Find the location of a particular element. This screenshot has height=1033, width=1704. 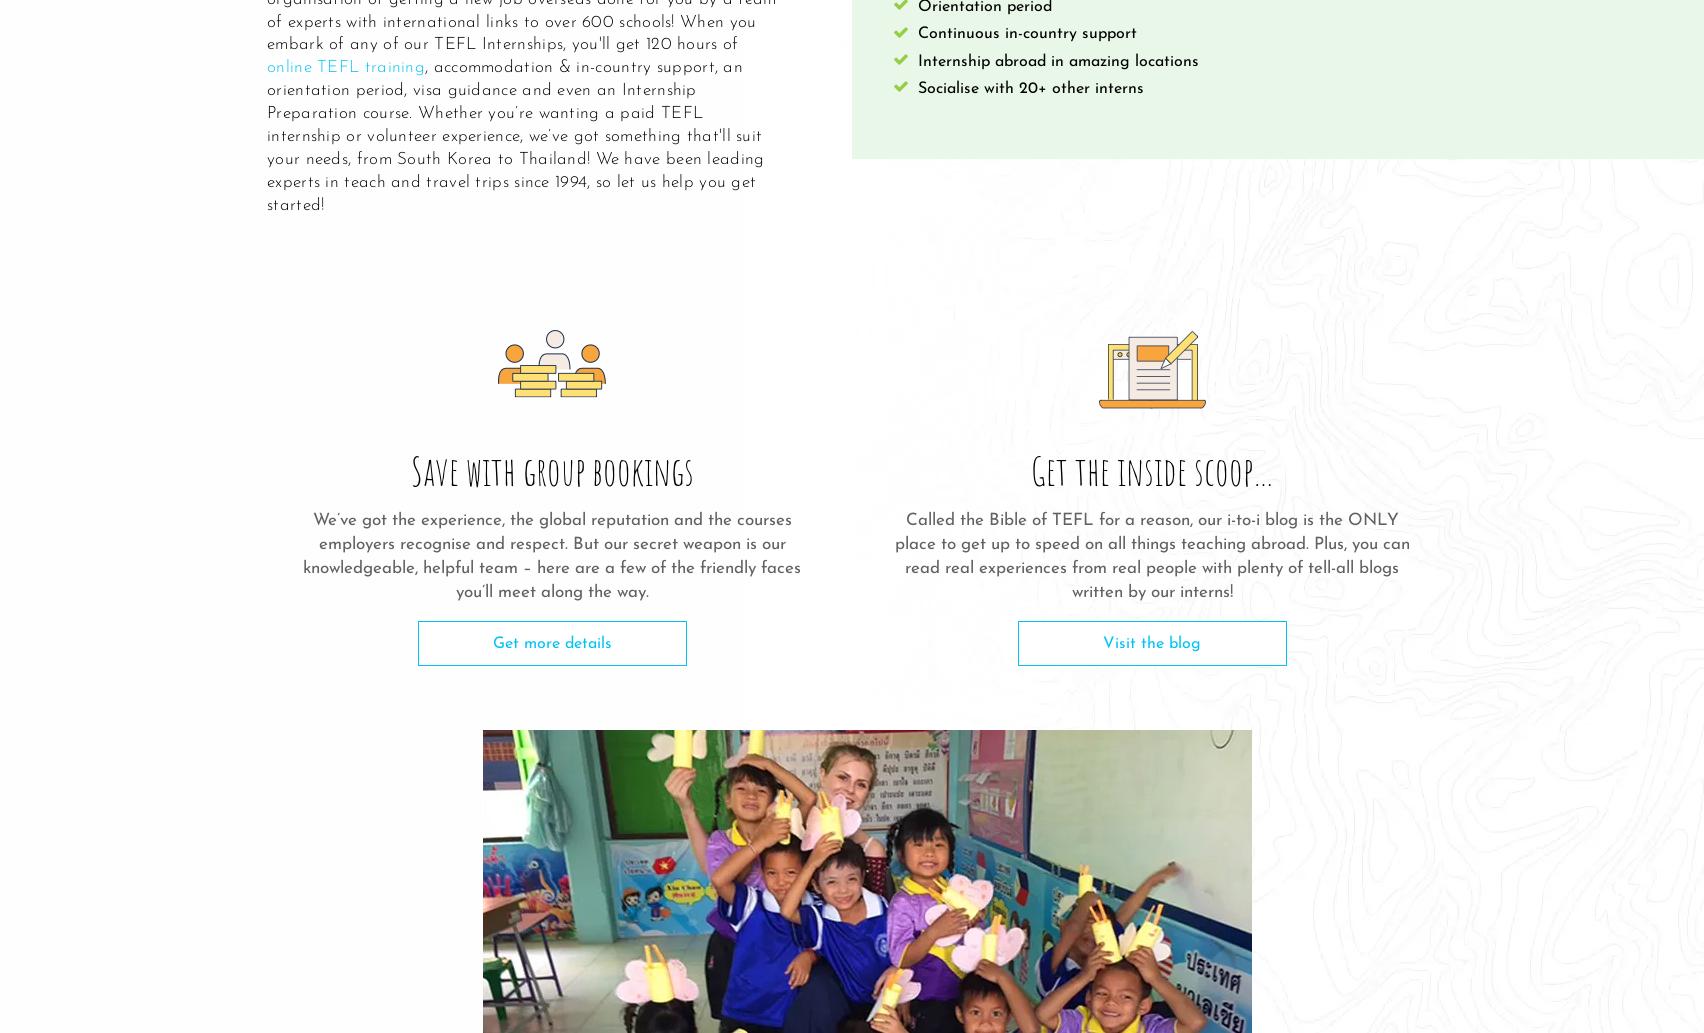

'We’ve got the experience, the global reputation and the courses employers recognise and respect. But our secret weapon is our knowledgeable, helpful team – here are a few of the friendly faces you’ll meet along the way.' is located at coordinates (301, 554).